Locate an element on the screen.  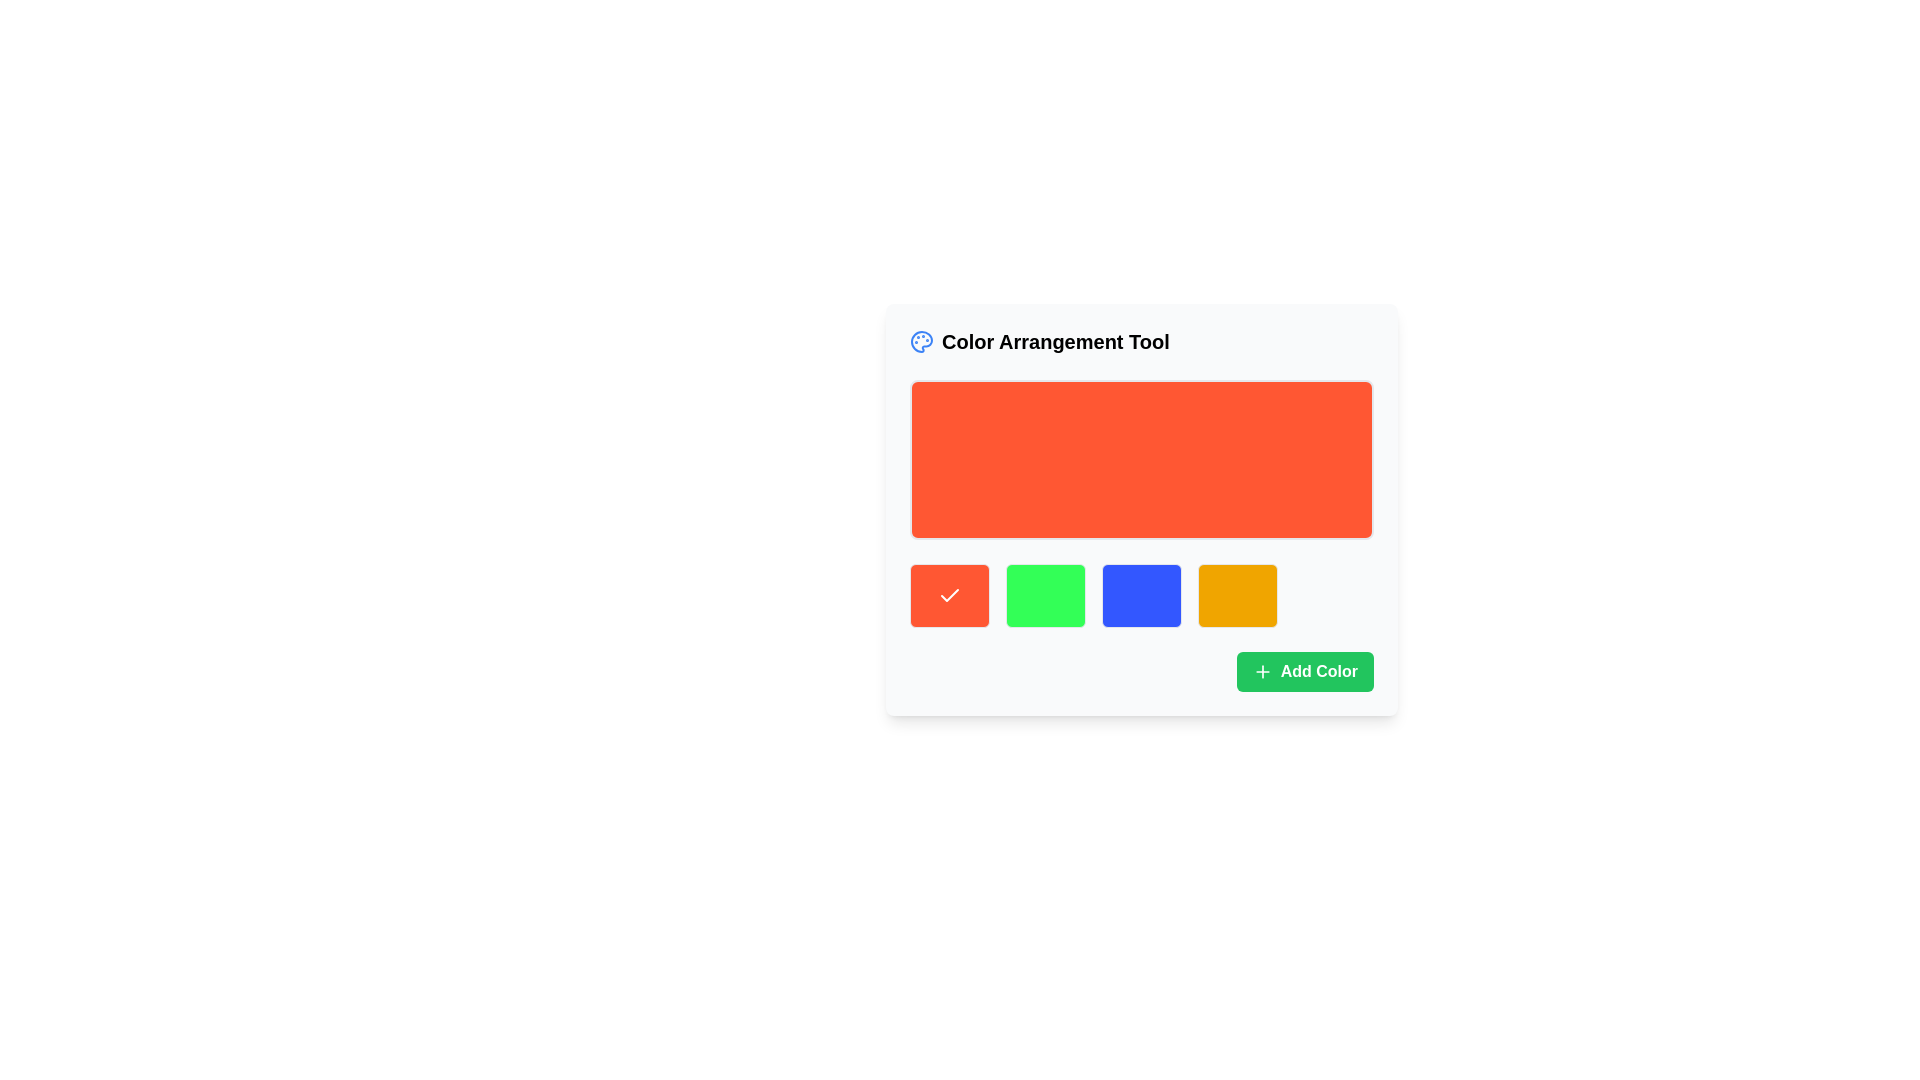
the third selectable color block is located at coordinates (1142, 595).